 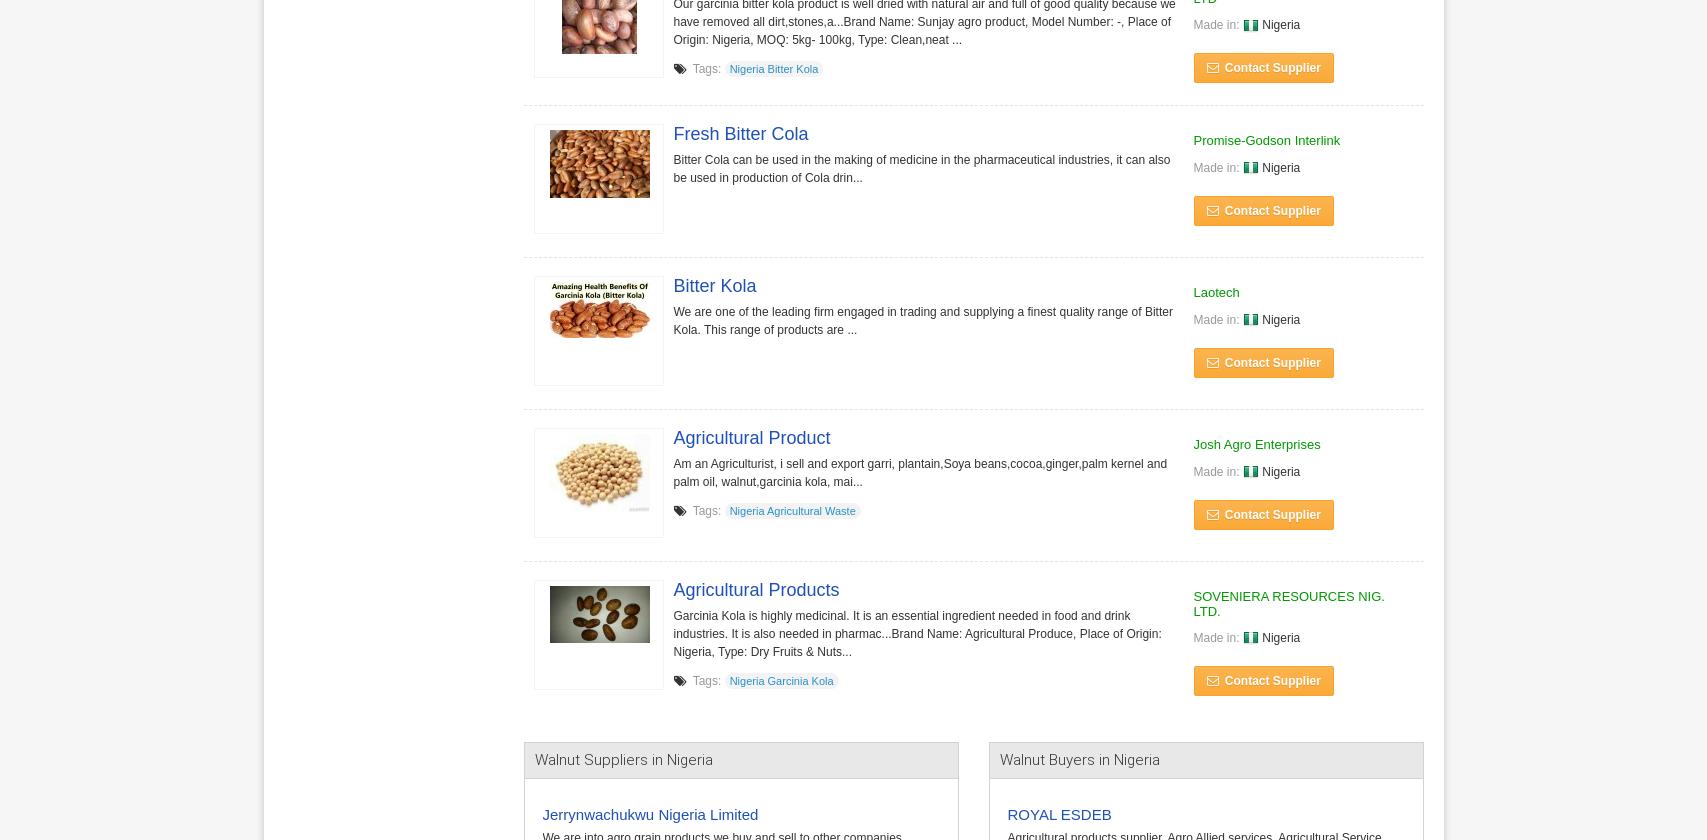 What do you see at coordinates (1077, 759) in the screenshot?
I see `'Walnut Buyers in Nigeria'` at bounding box center [1077, 759].